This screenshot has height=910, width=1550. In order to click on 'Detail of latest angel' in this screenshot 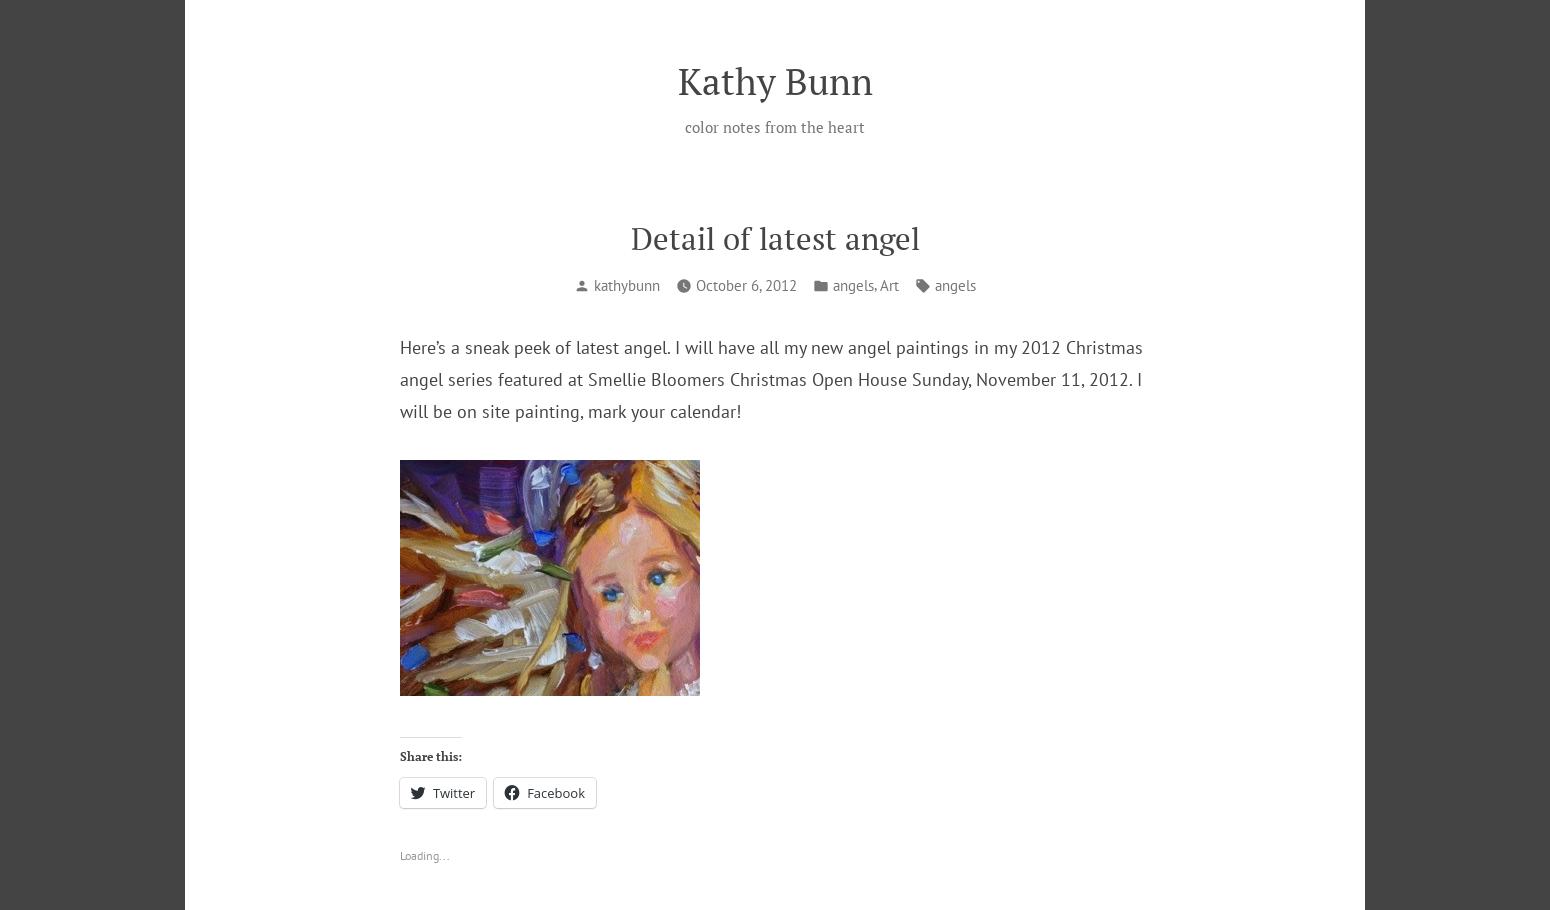, I will do `click(774, 238)`.